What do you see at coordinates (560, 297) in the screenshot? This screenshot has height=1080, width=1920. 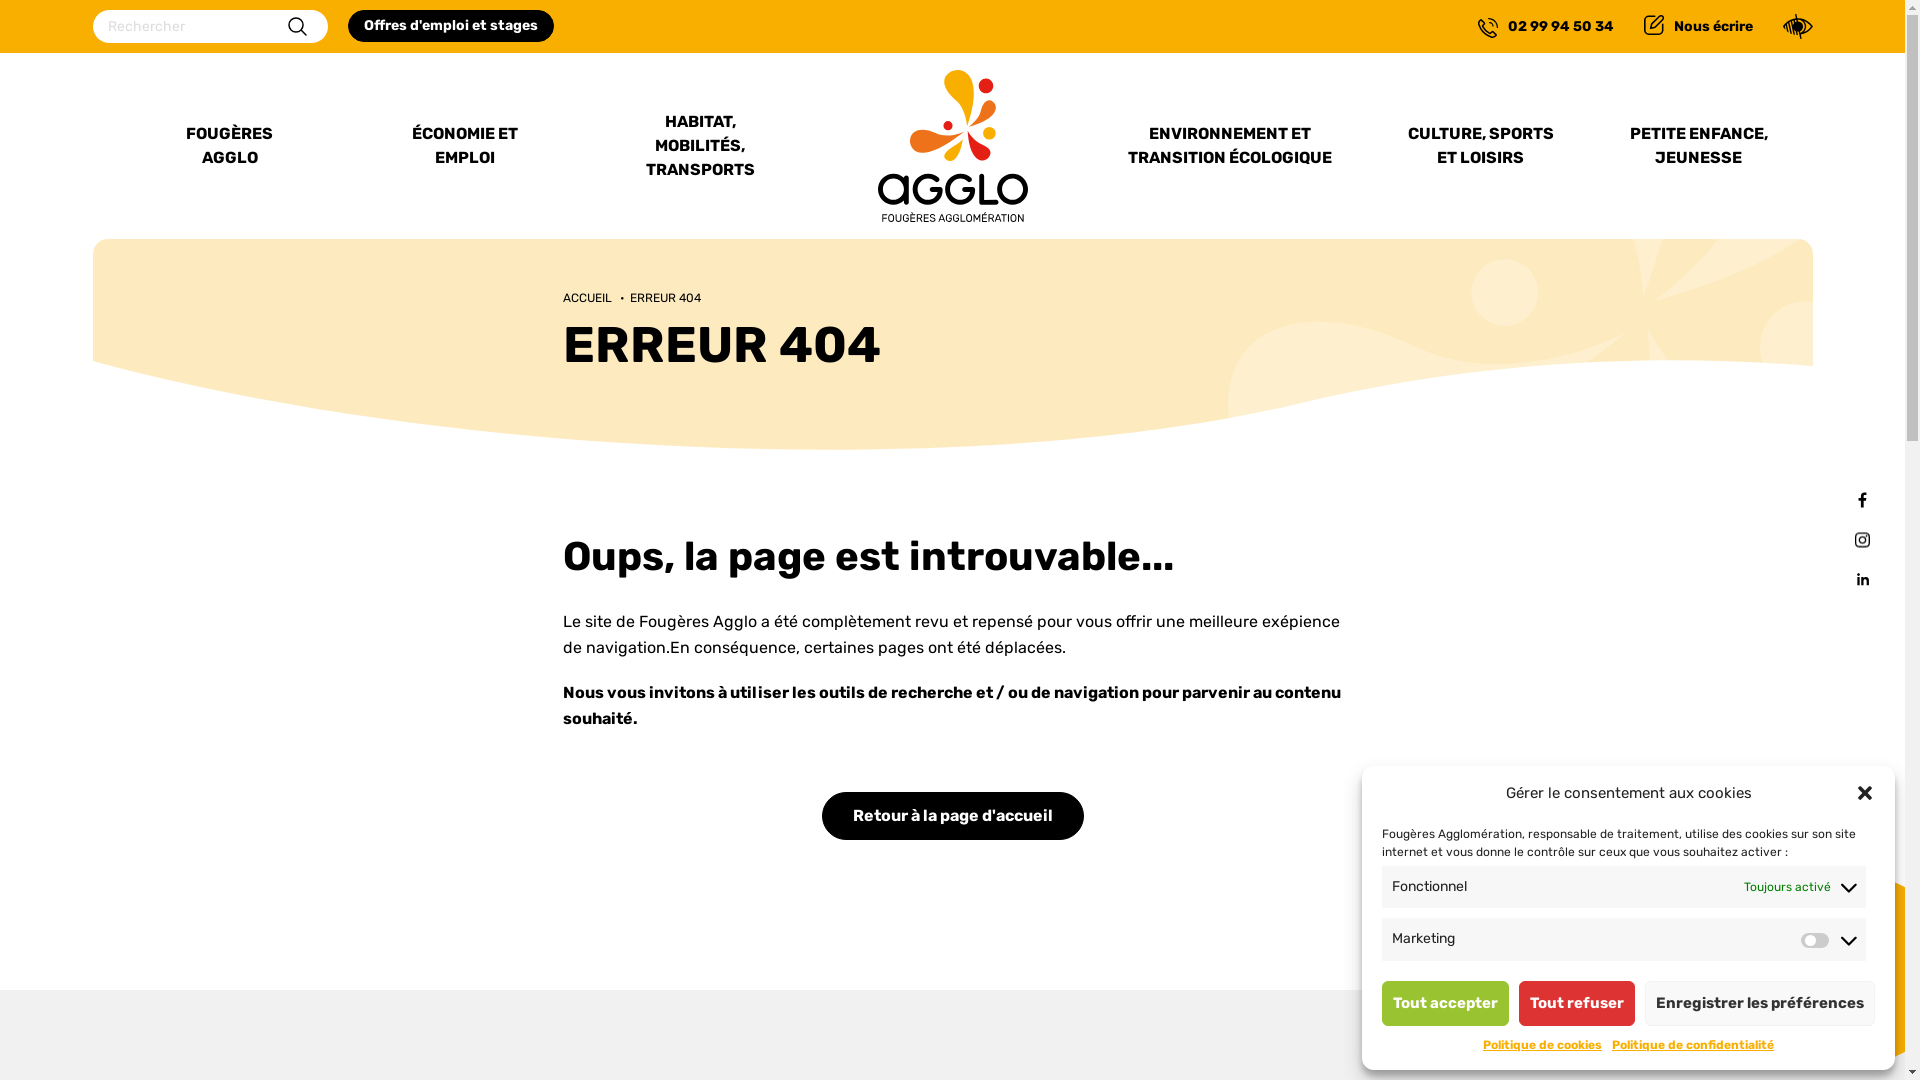 I see `'ACCUEIL'` at bounding box center [560, 297].